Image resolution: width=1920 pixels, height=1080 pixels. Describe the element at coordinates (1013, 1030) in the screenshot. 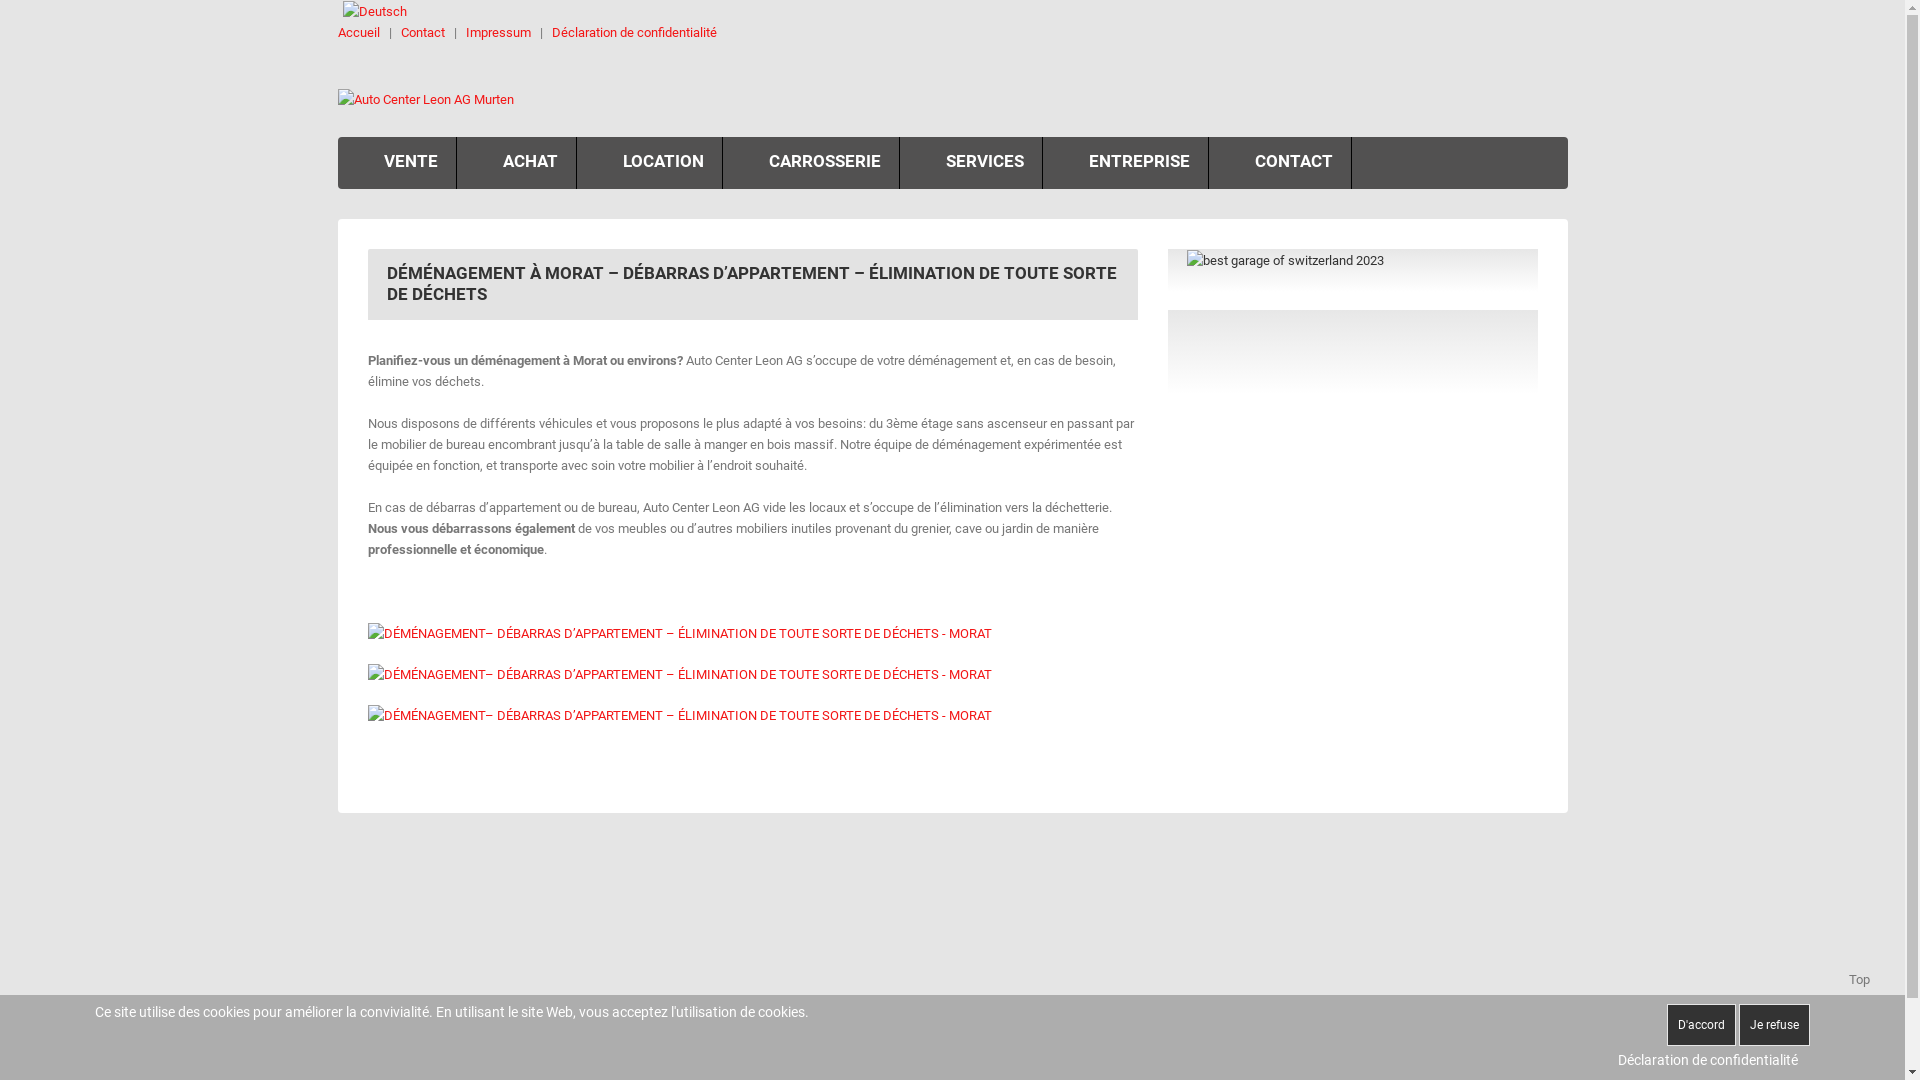

I see `'026 672 21 24'` at that location.